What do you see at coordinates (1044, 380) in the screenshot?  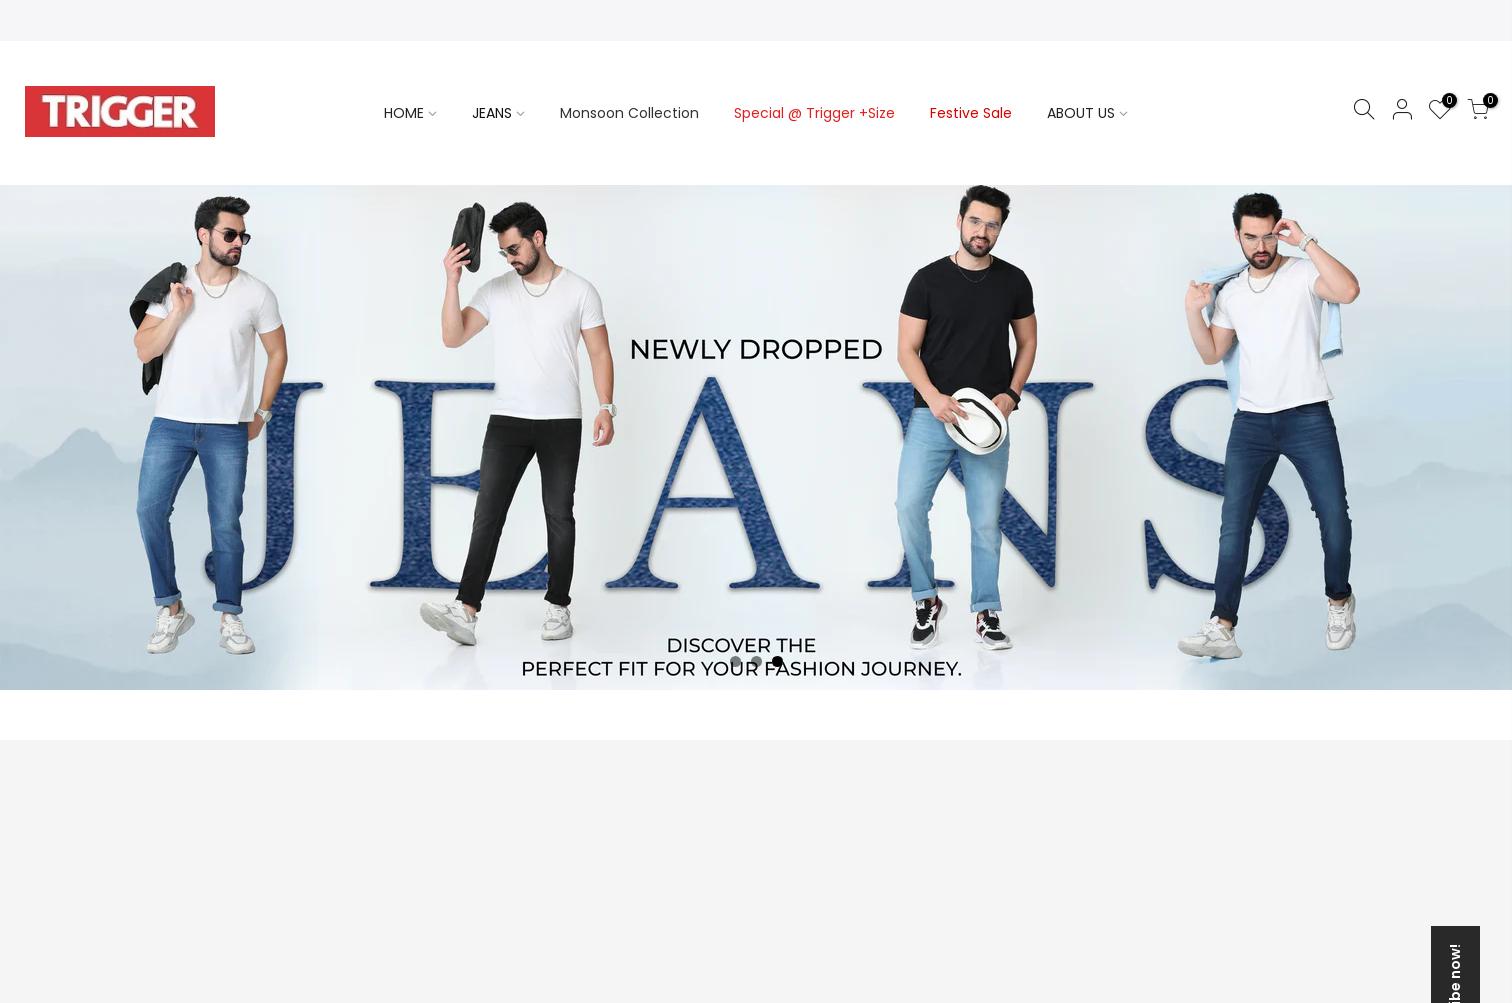 I see `'Privacy Policy'` at bounding box center [1044, 380].